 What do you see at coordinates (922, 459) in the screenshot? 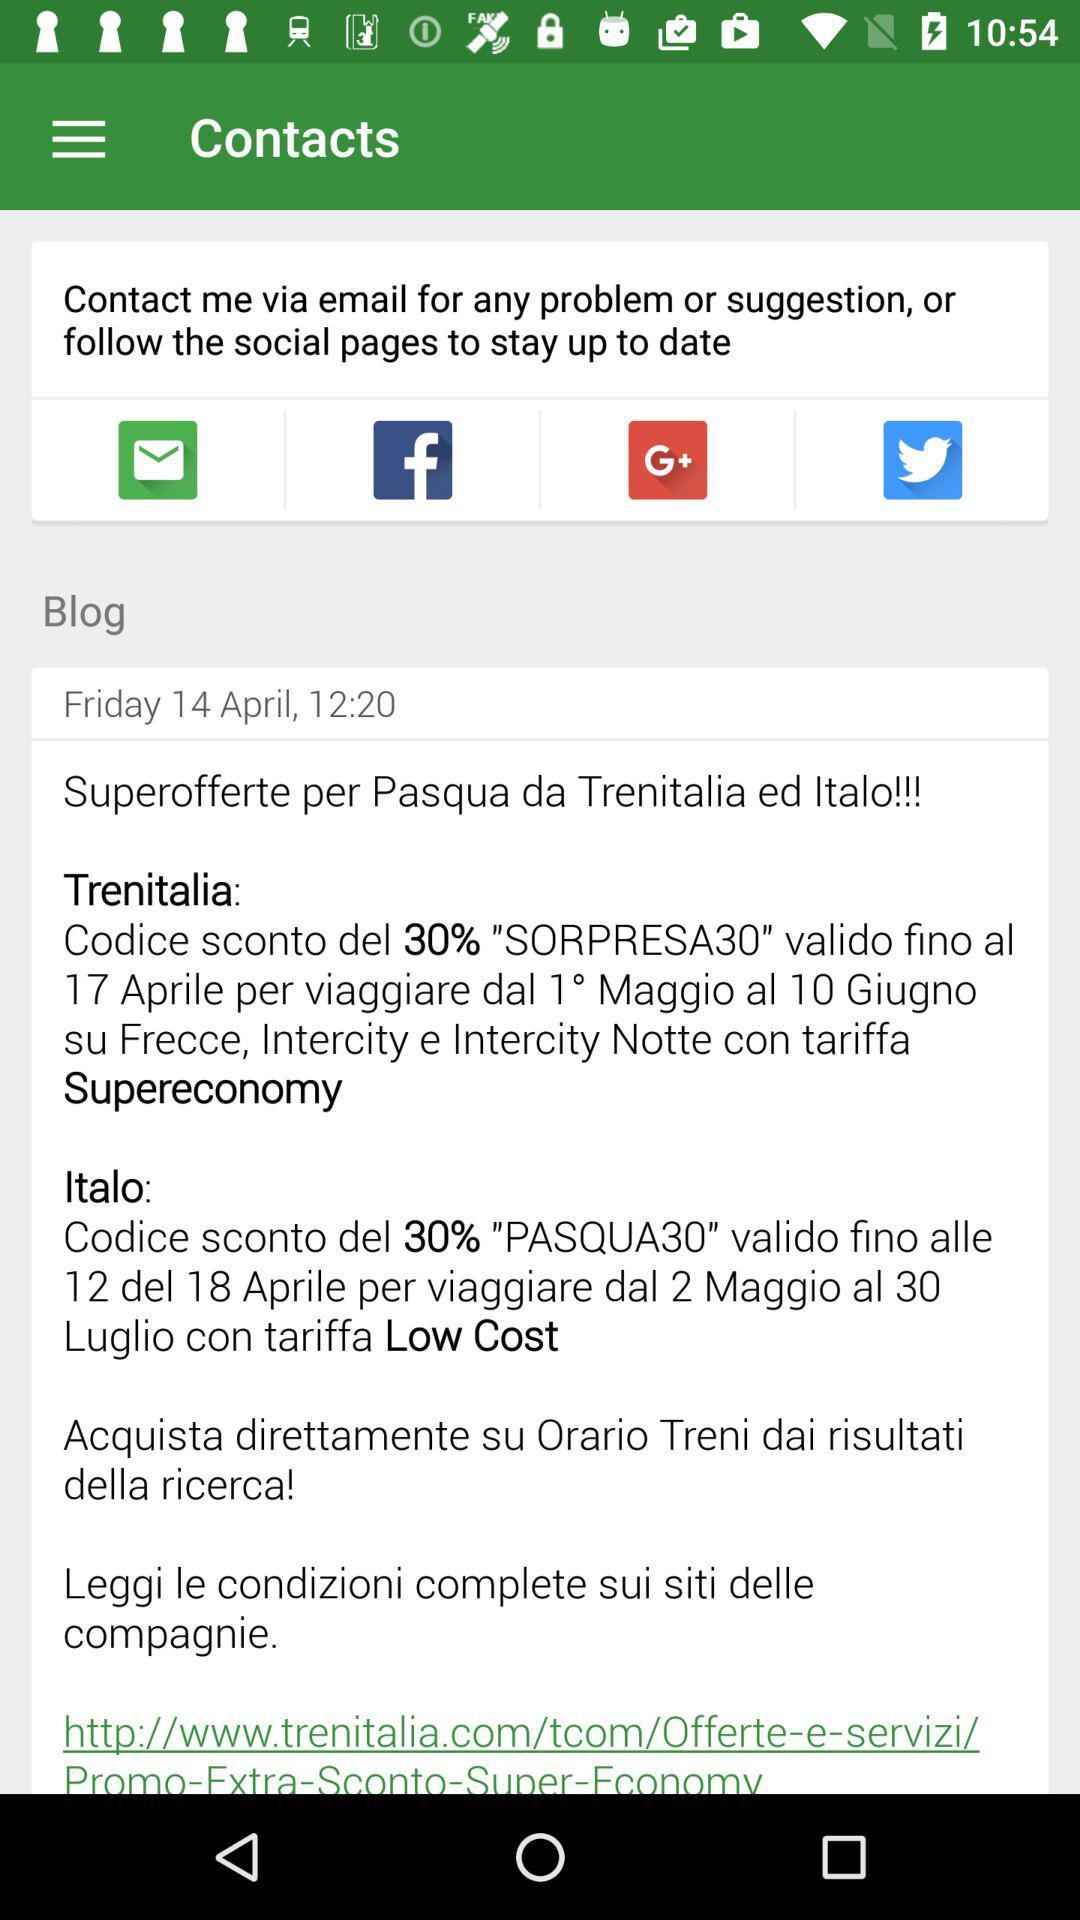
I see `follow on facebook` at bounding box center [922, 459].